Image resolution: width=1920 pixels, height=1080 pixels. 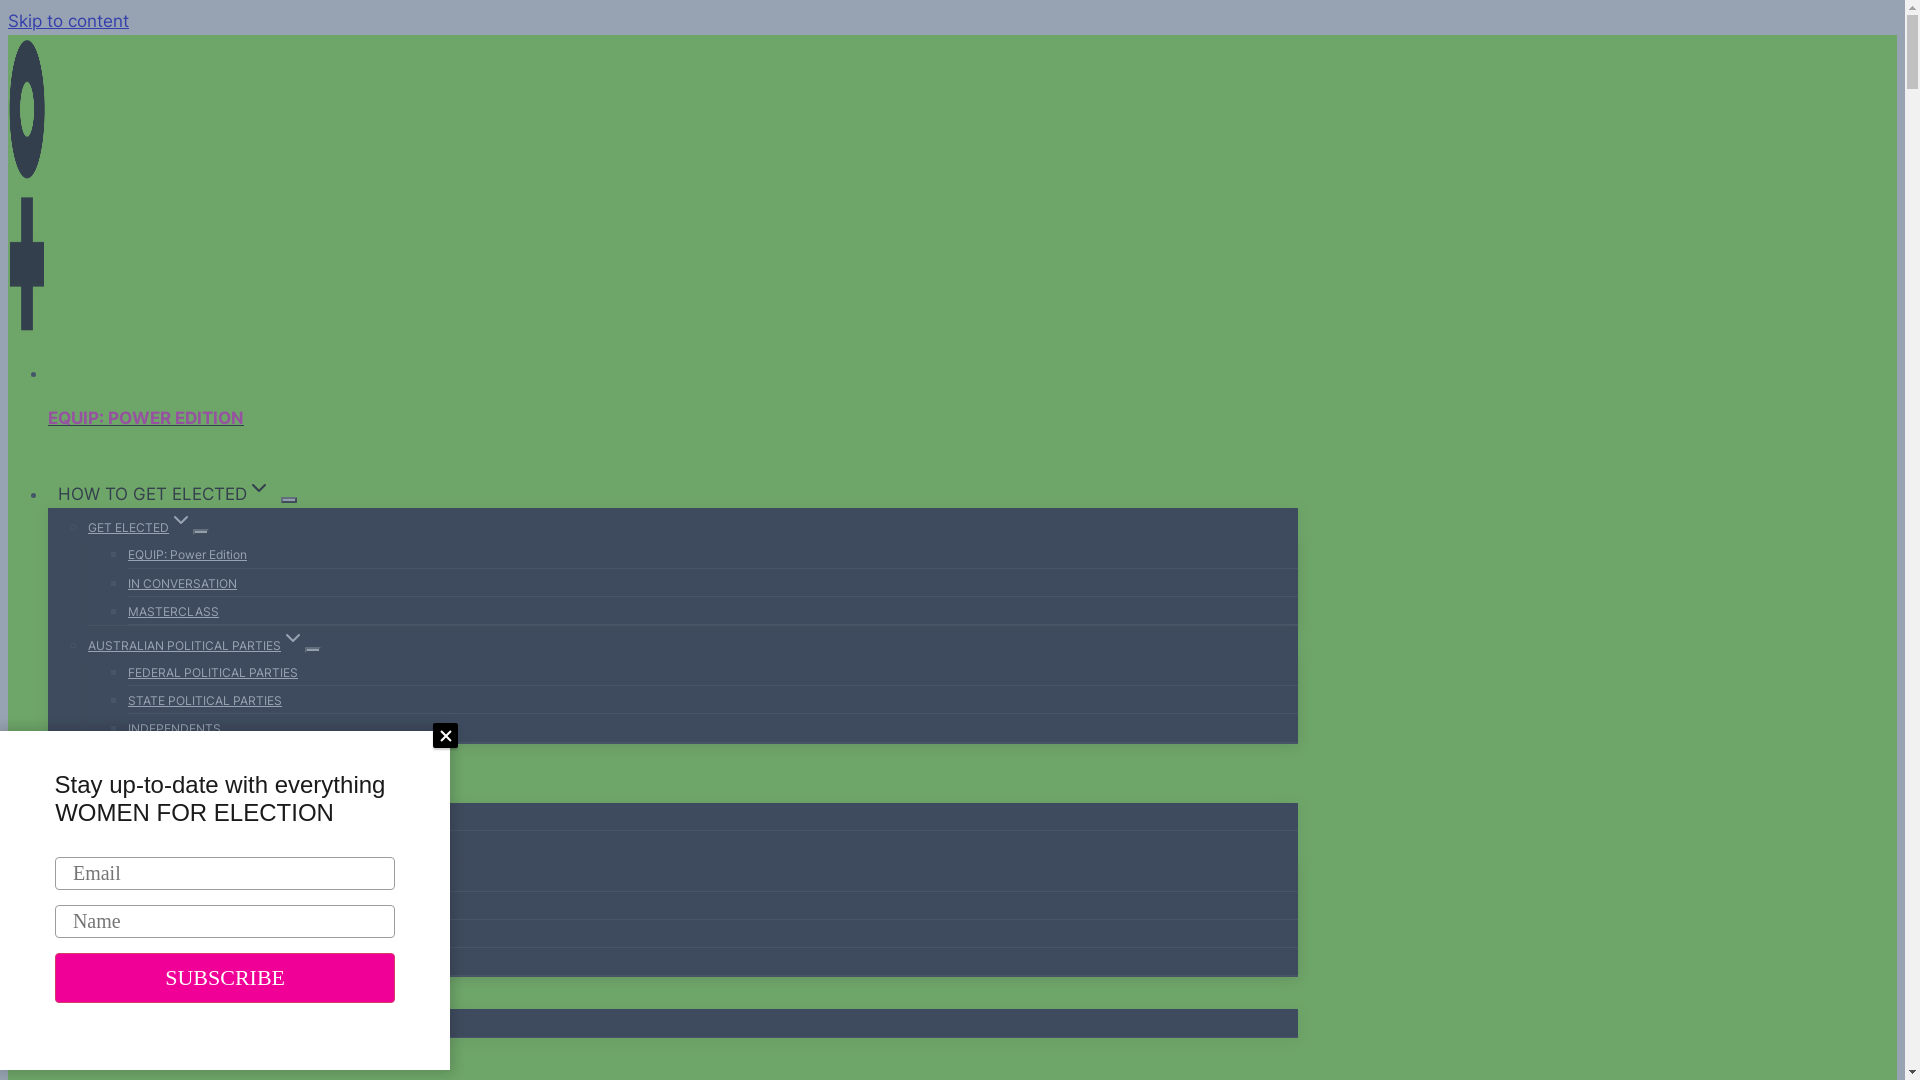 What do you see at coordinates (92, 995) in the screenshot?
I see `'BLOGExpand'` at bounding box center [92, 995].